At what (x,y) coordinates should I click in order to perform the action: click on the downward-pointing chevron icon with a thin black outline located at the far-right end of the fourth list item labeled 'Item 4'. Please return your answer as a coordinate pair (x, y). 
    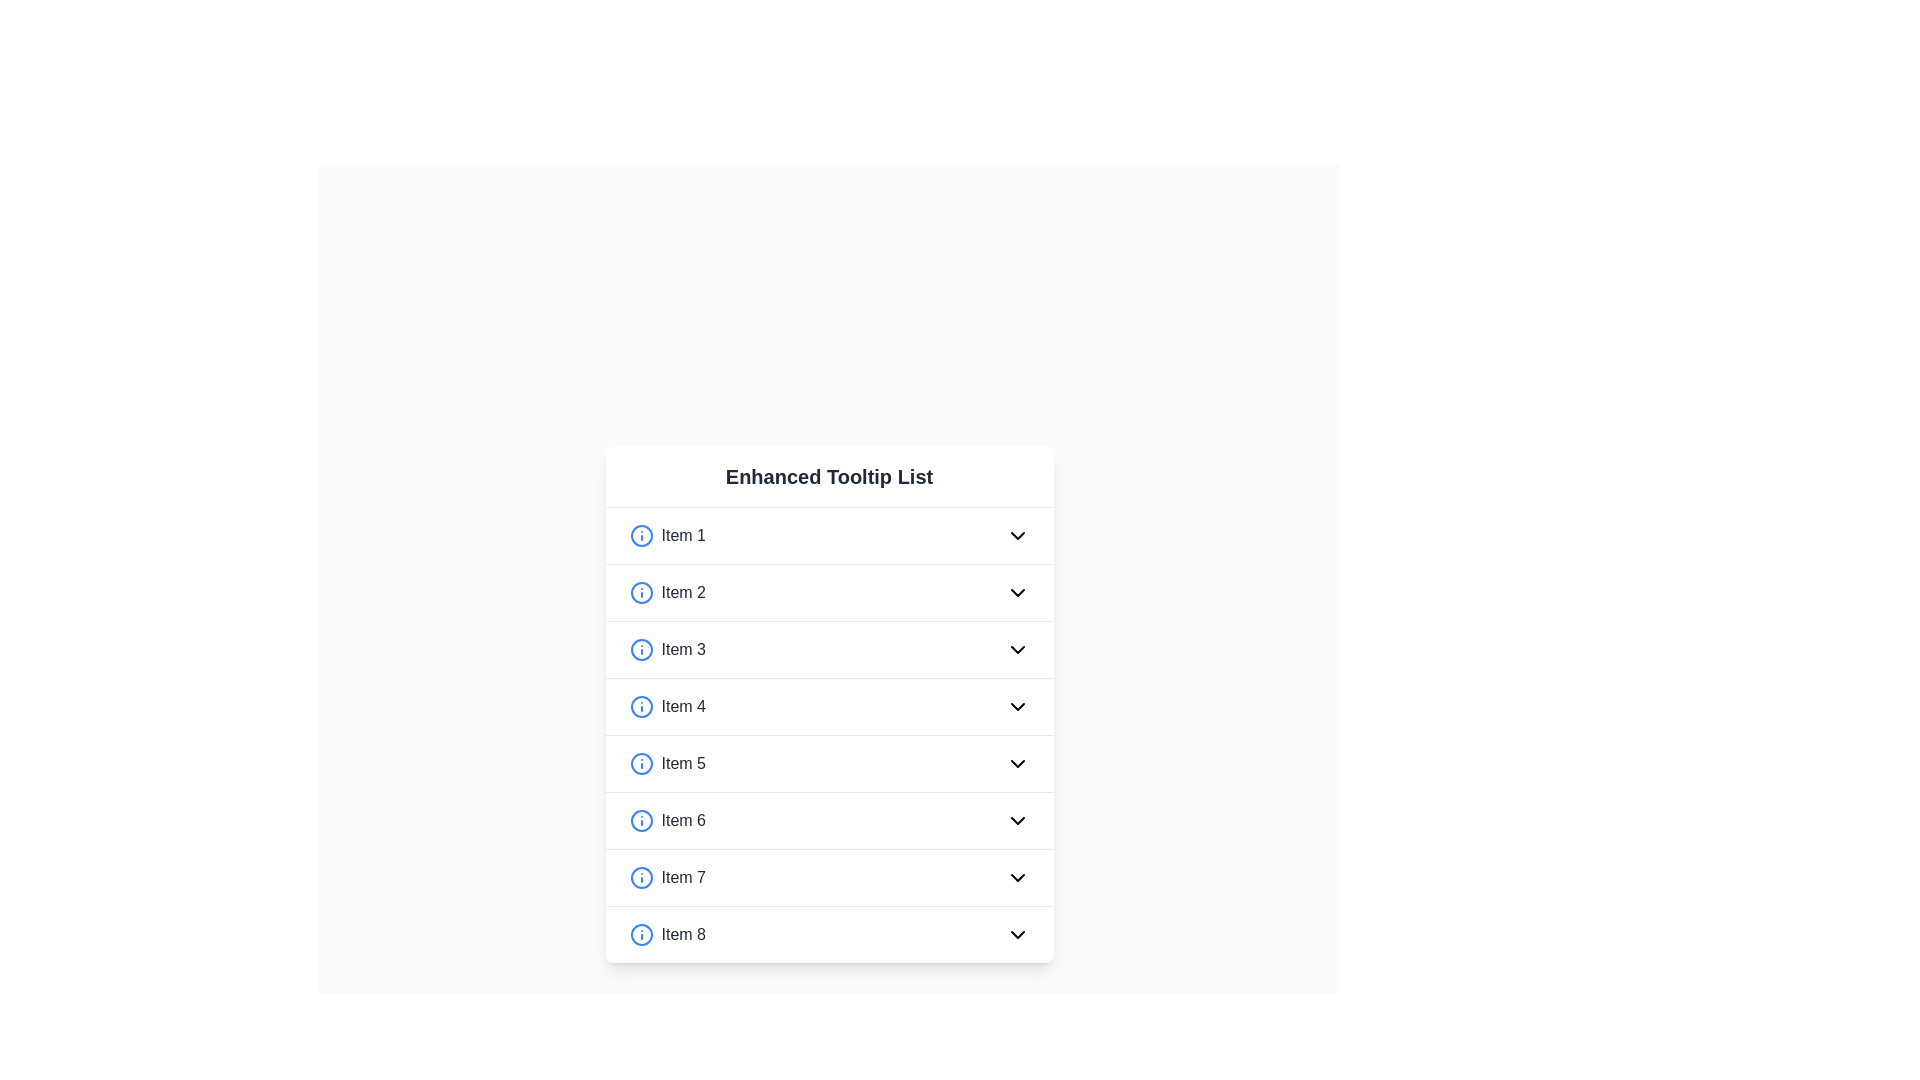
    Looking at the image, I should click on (1017, 705).